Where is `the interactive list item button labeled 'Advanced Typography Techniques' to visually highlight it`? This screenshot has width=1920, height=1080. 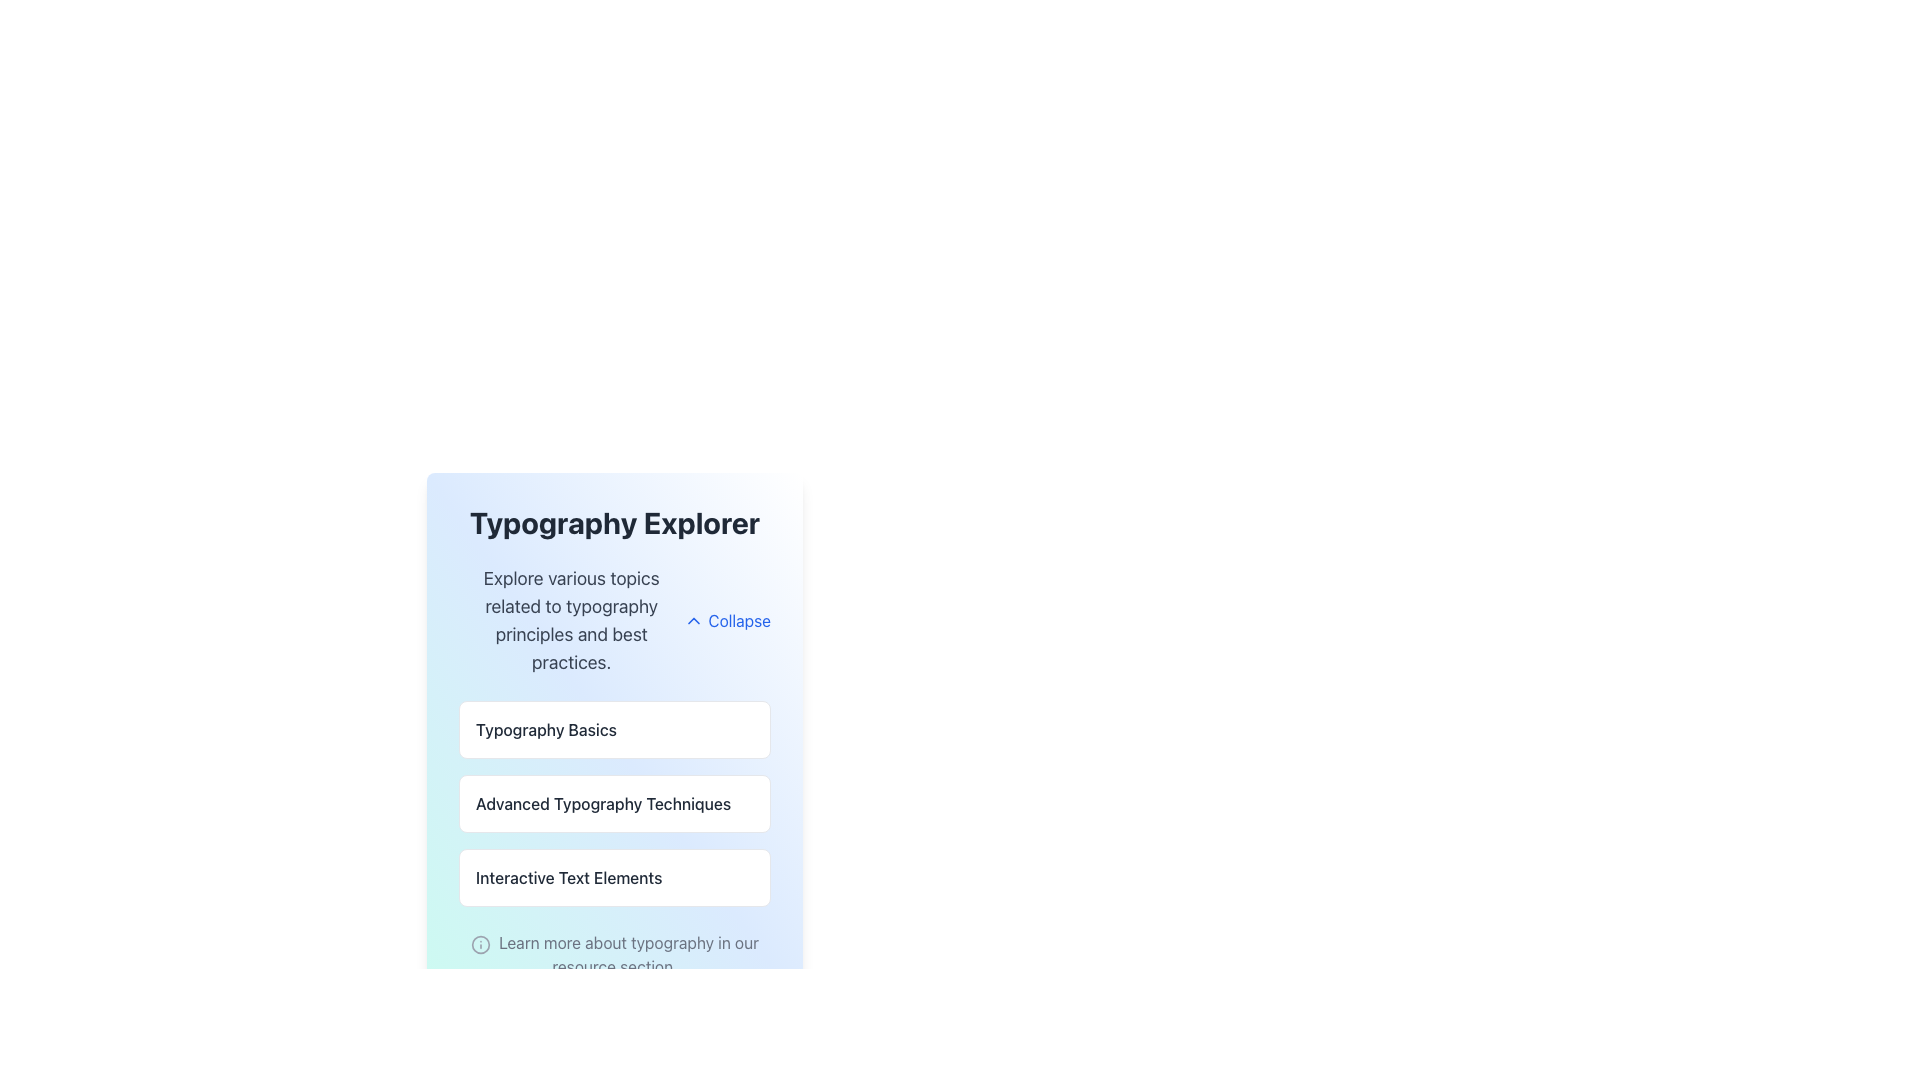
the interactive list item button labeled 'Advanced Typography Techniques' to visually highlight it is located at coordinates (613, 802).